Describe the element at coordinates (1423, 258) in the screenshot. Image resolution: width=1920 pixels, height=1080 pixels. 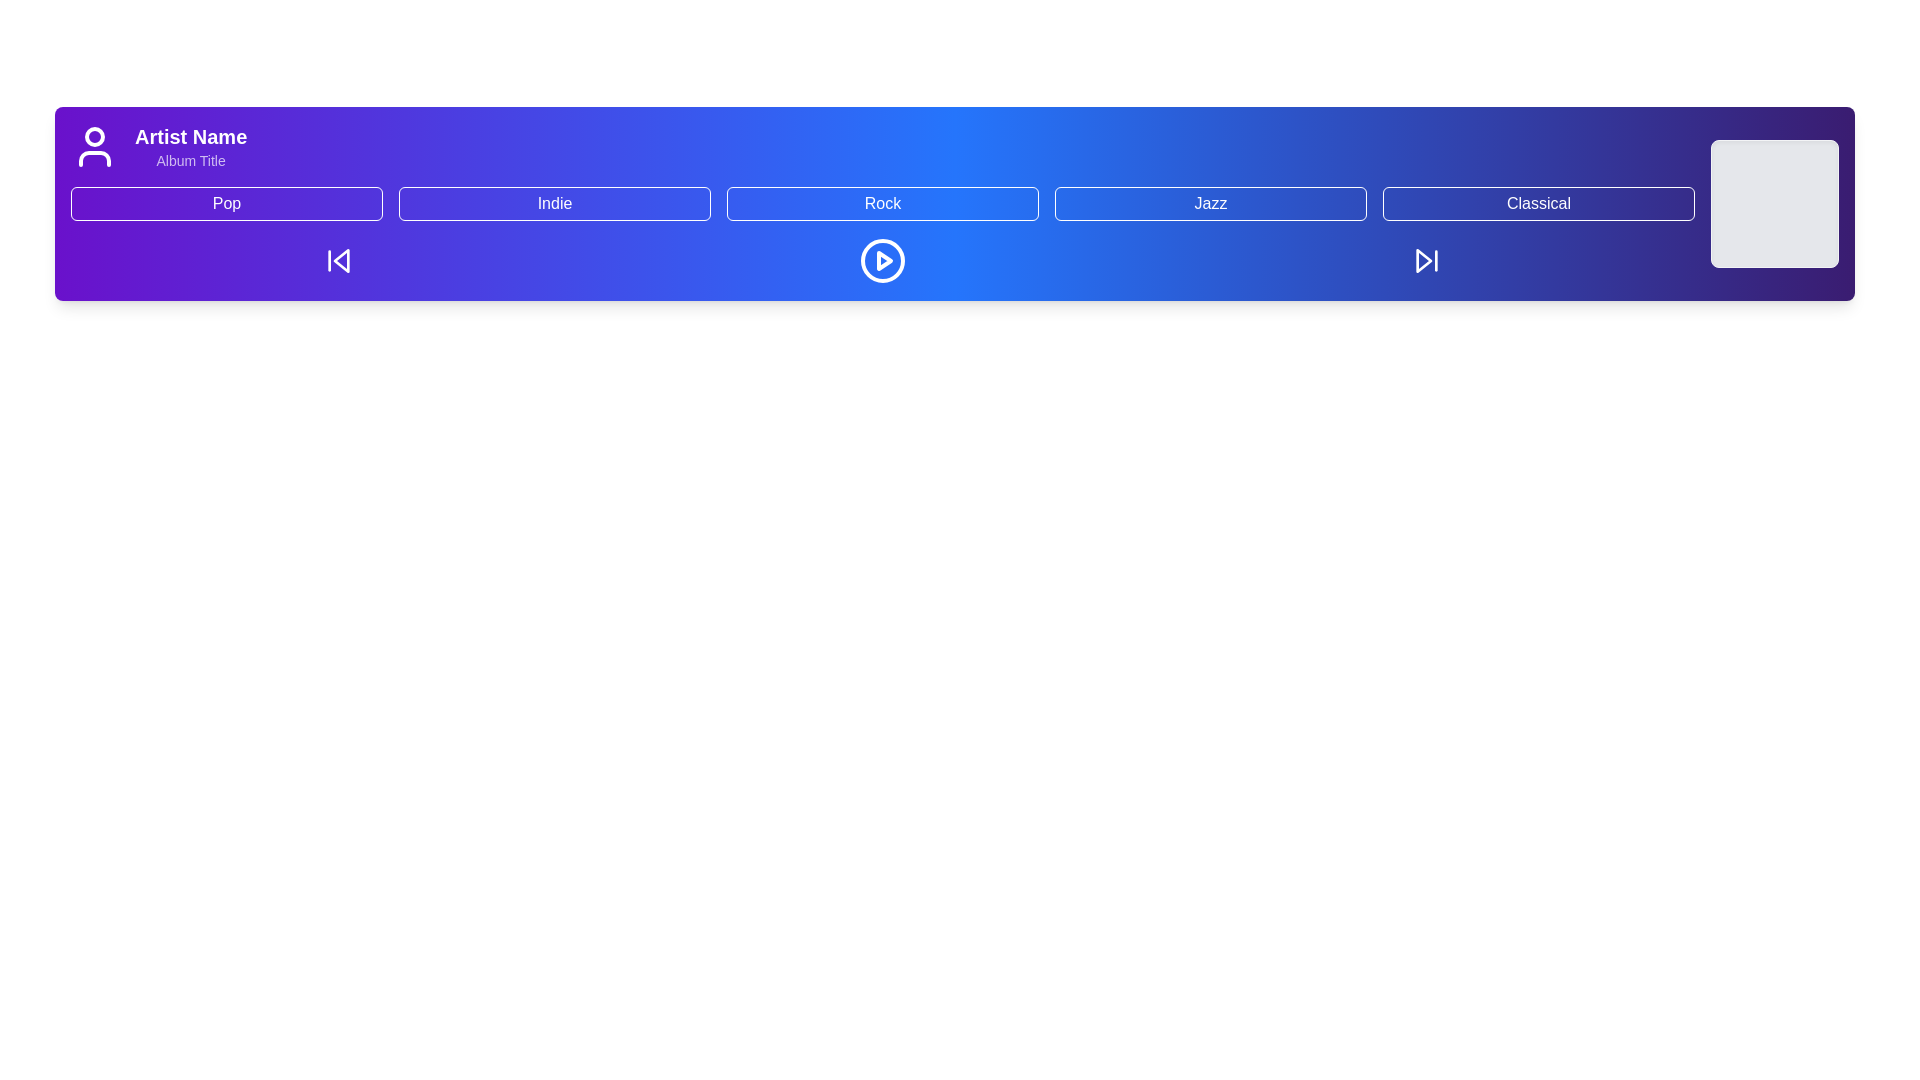
I see `the small triangular 'next' icon located on the right side of the interface` at that location.